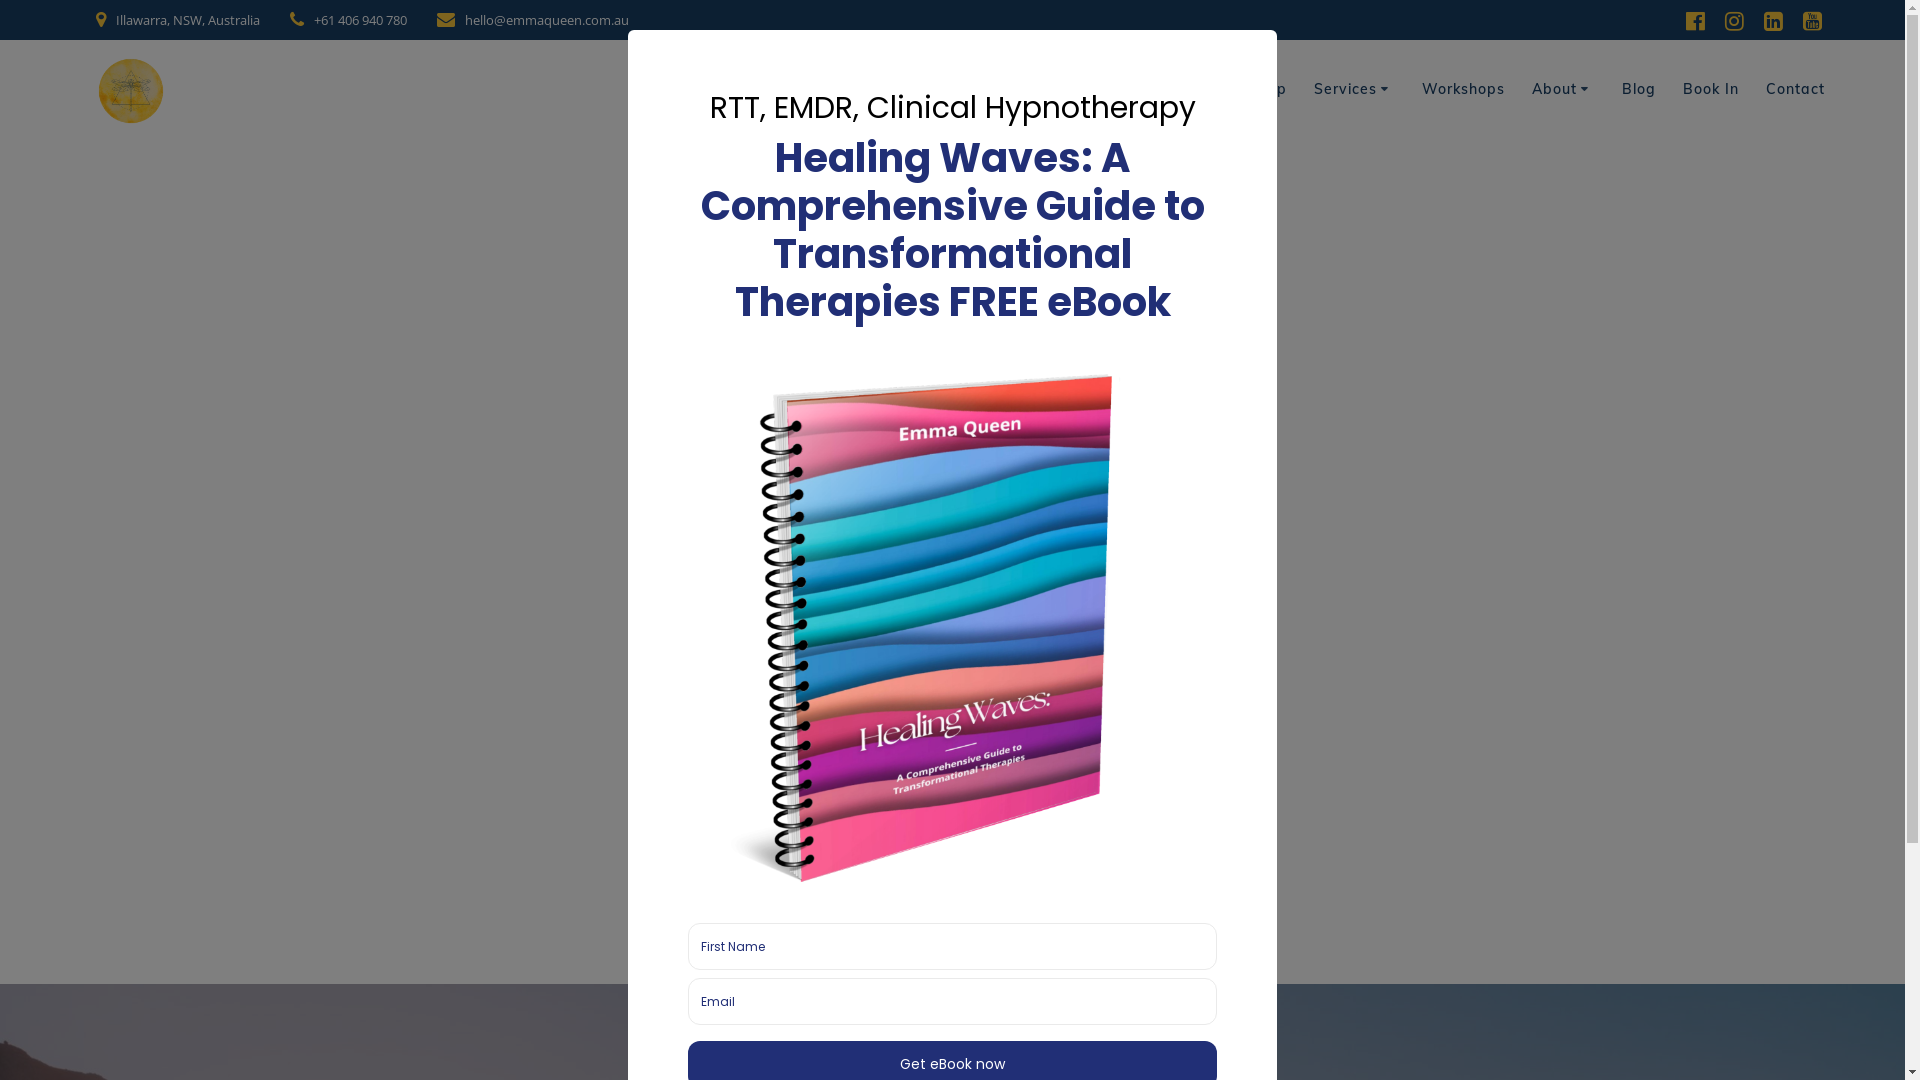  I want to click on 'Workshops', so click(1463, 90).